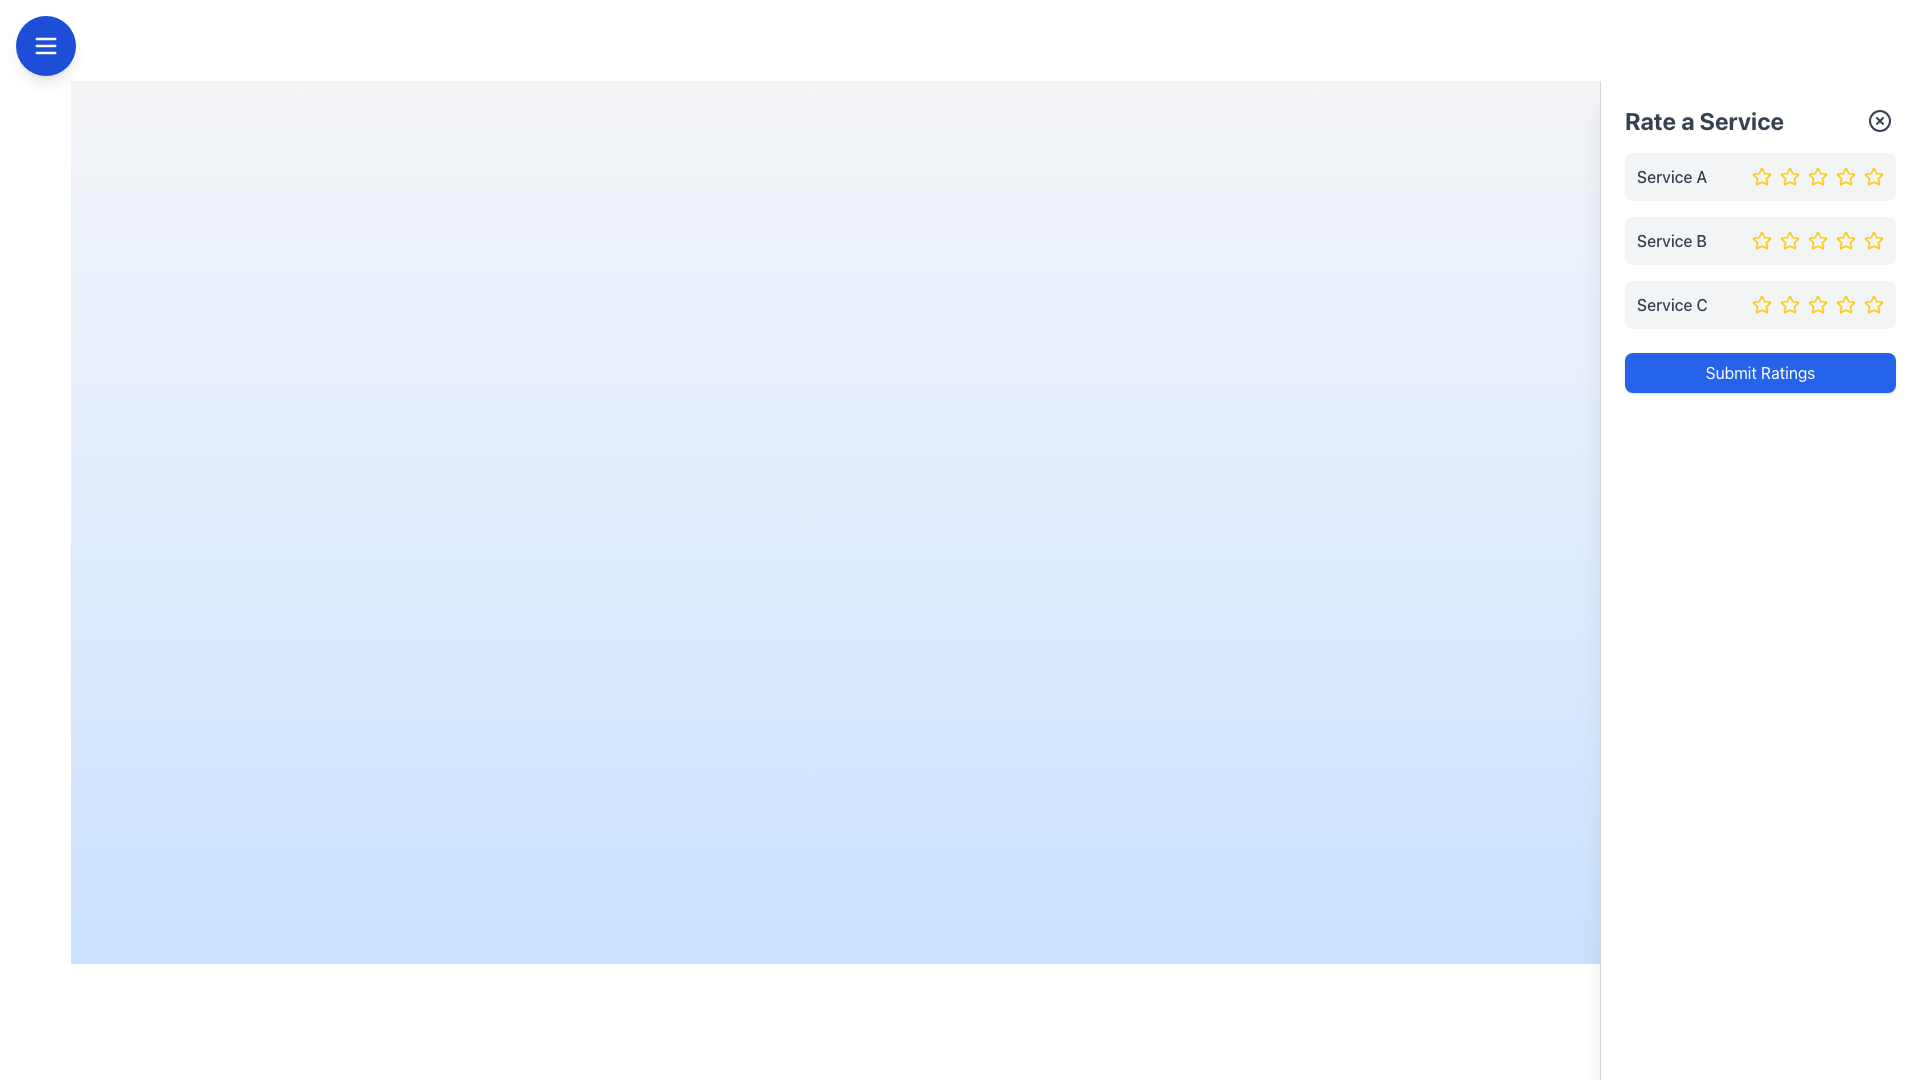  I want to click on the fifth star icon, so click(1872, 239).